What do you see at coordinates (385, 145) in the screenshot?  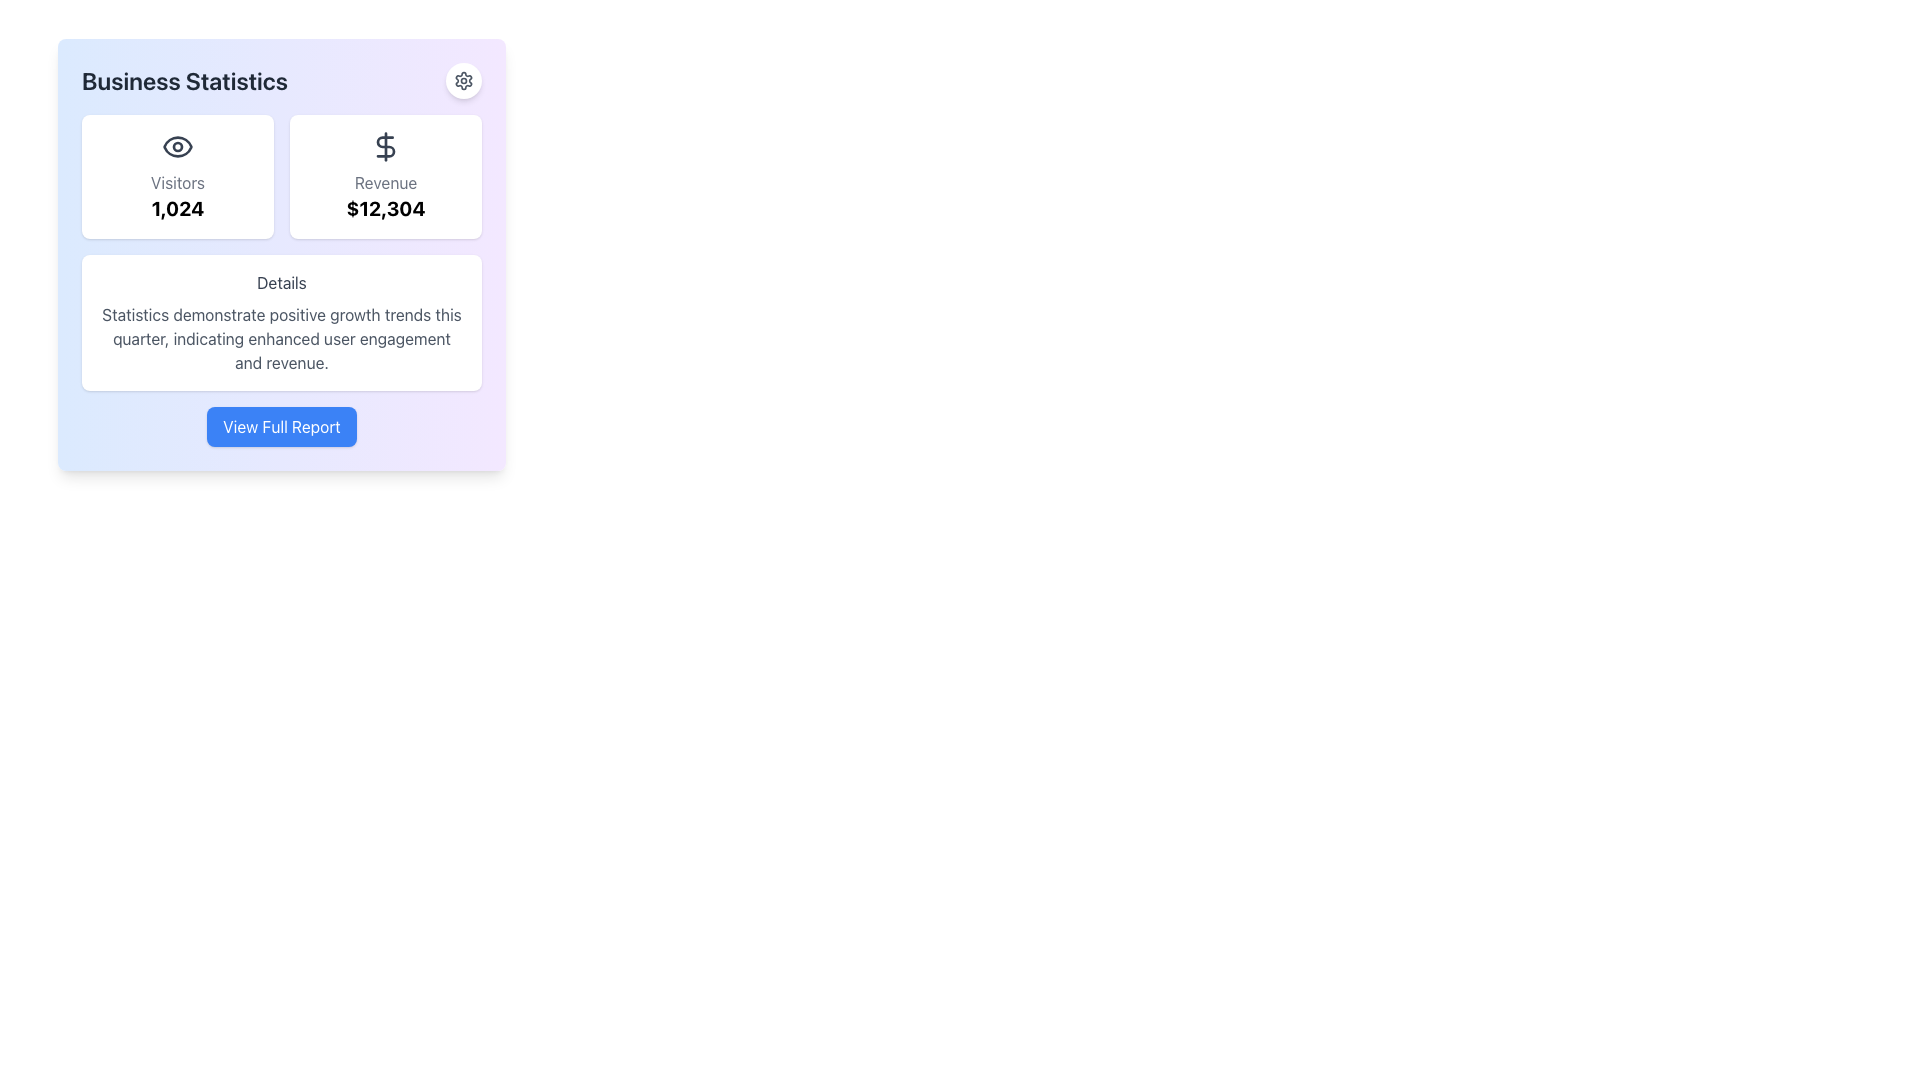 I see `the dollar sign icon, which is styled with curved lines and positioned above the text labeled 'Revenue $12,304' in the right card of the statistics layout` at bounding box center [385, 145].